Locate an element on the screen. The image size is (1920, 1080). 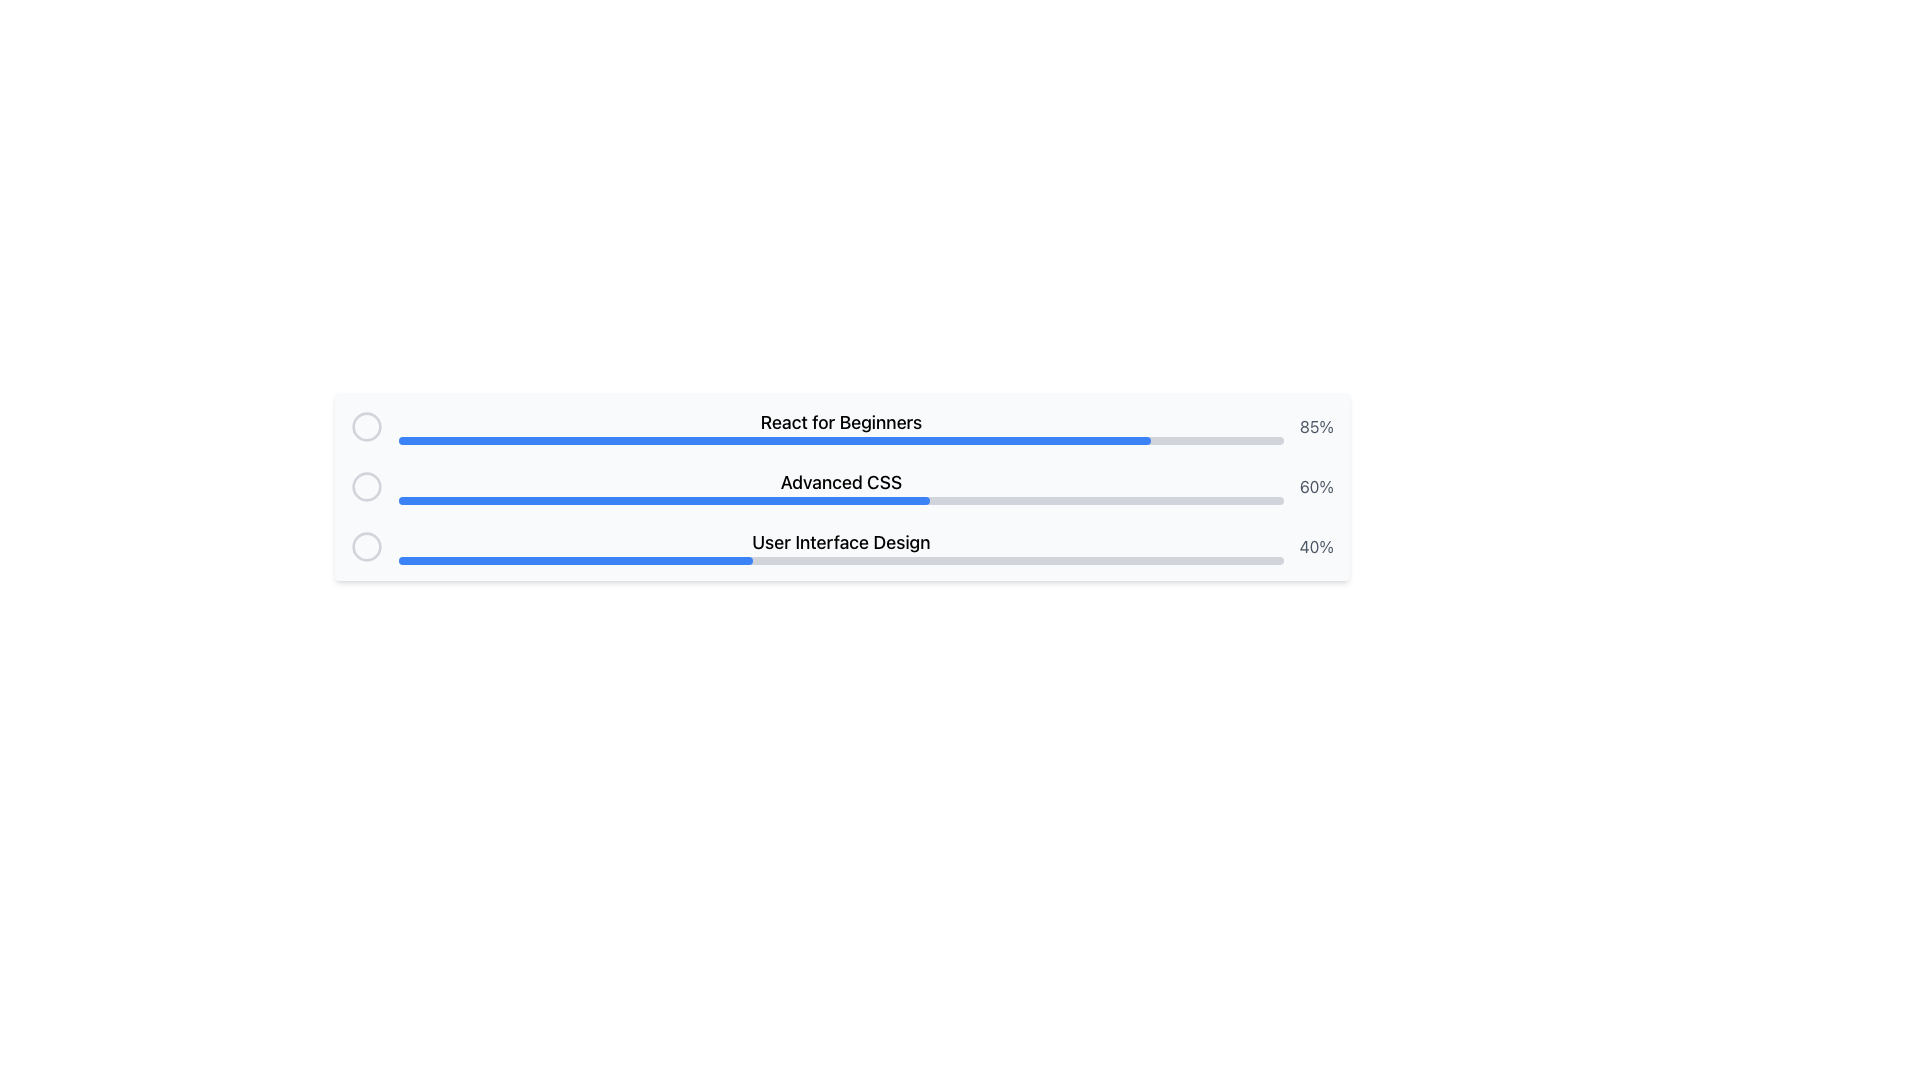
the circular icon with a gray border and white interior that is the first in the list, located to the left of the 'React for Beginners' progress bar is located at coordinates (366, 426).